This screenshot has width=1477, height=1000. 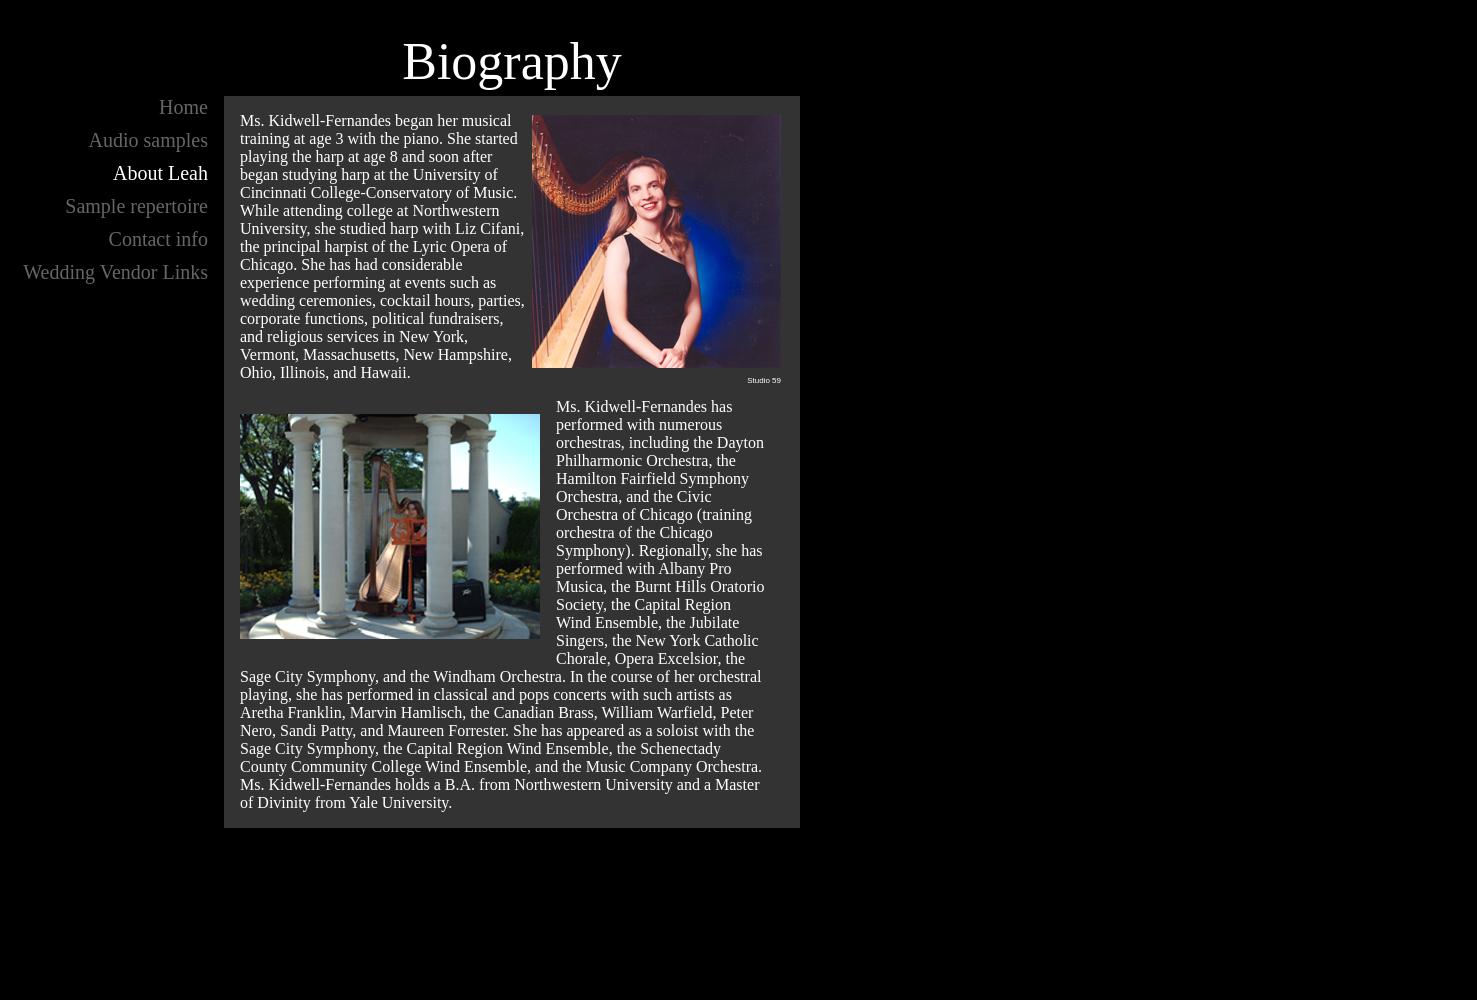 What do you see at coordinates (502, 603) in the screenshot?
I see `'Ms. Kidwell-Fernandes has performed with numerous orchestras, including 
the Dayton Philharmonic Orchestra, the Hamilton Fairfield Symphony 
Orchestra, and the Civic Orchestra of Chicago (training orchestra of 
the Chicago Symphony).  Regionally, she has performed with Albany Pro 
Musica, the Burnt Hills Oratorio Society, the Capital Region Wind 
Ensemble, the Jubilate Singers, the New York Catholic Chorale, Opera 
Excelsior, the Sage City Symphony, and the Windham Orchestra.  In the 
course of her orchestral playing, she has performed in classical and 
pops concerts with such artists as Aretha Franklin, Marvin Hamlisch, 
the Canadian Brass, William Warfield, Peter Nero, Sandi Patty, and 
Maureen Forrester.  She has appeared as a soloist with the Sage City 
Symphony, the Capital Region Wind Ensemble, the Schenectady County 
Community College Wind Ensemble, and the Music Company Orchestra.  
Ms. Kidwell-Fernandes holds a B.A. from Northwestern University and 
a Master of Divinity from Yale University.'` at bounding box center [502, 603].